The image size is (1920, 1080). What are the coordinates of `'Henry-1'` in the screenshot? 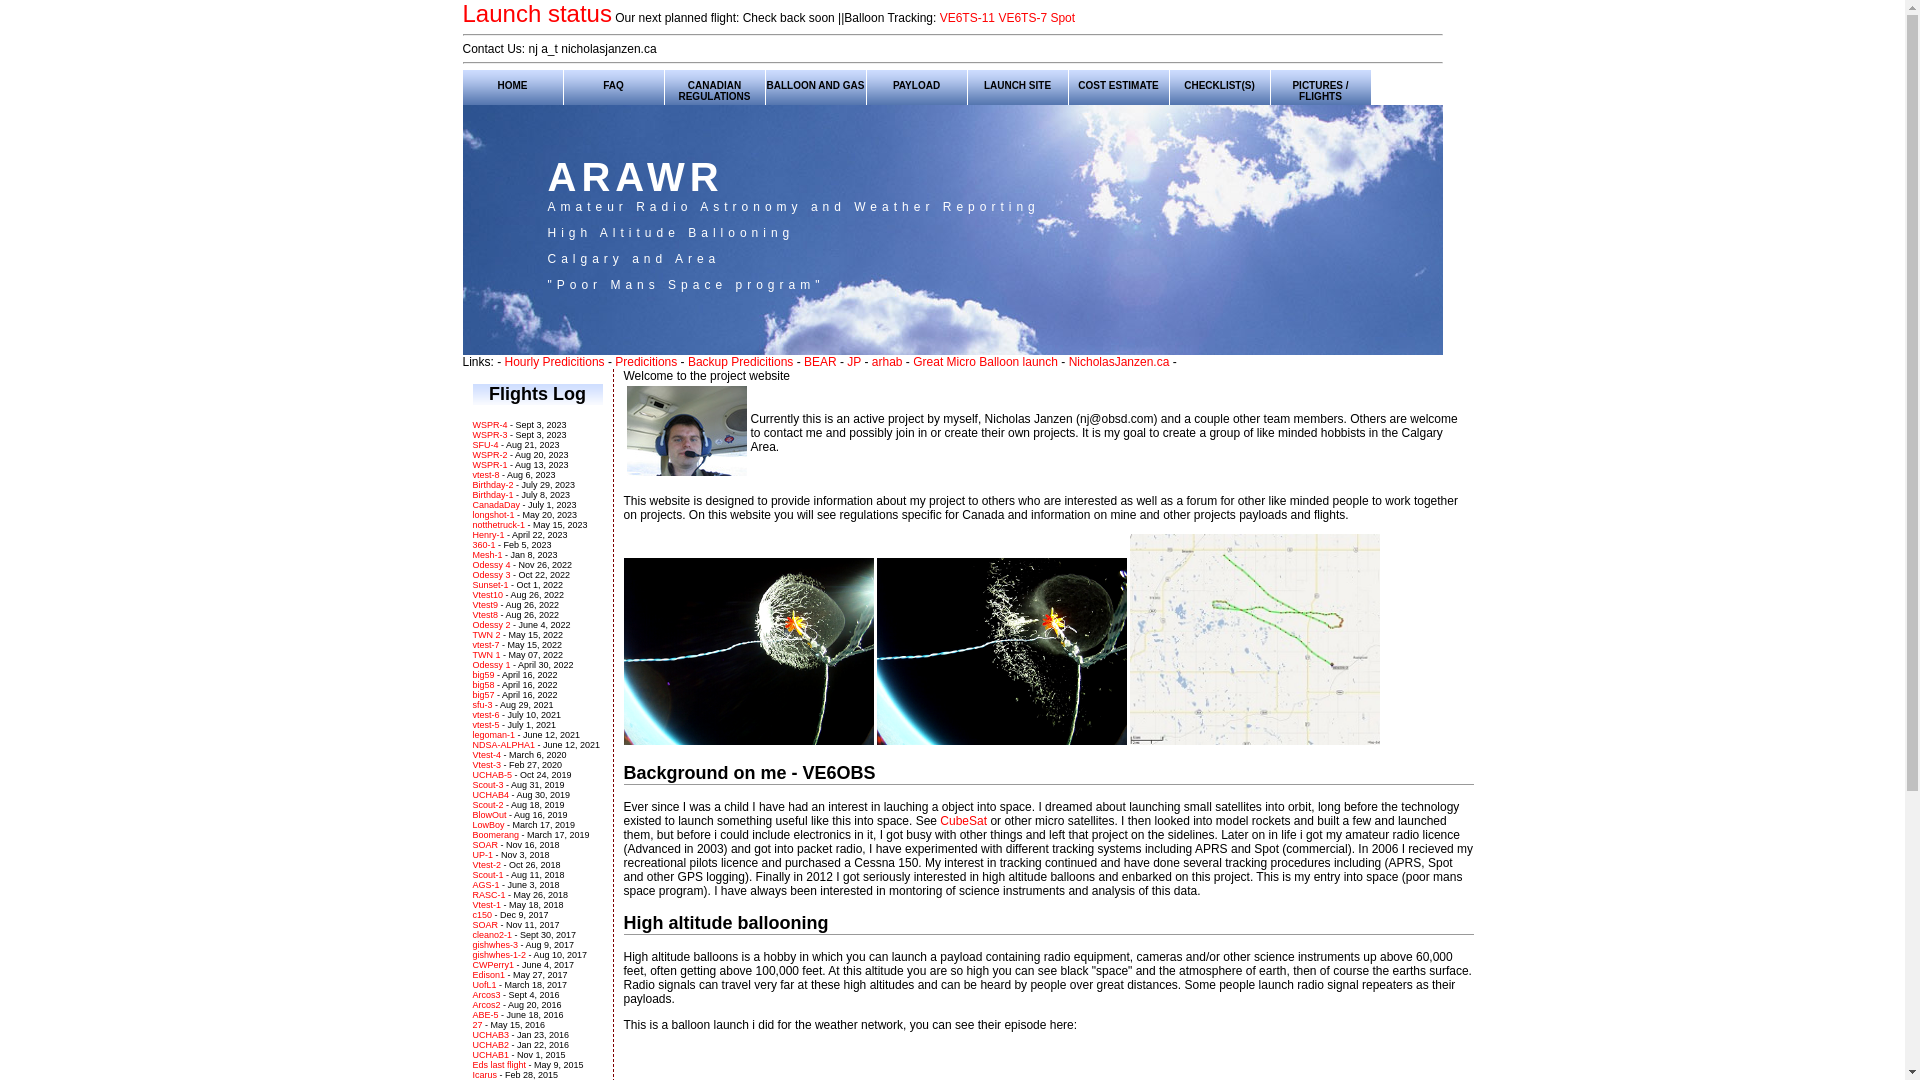 It's located at (488, 534).